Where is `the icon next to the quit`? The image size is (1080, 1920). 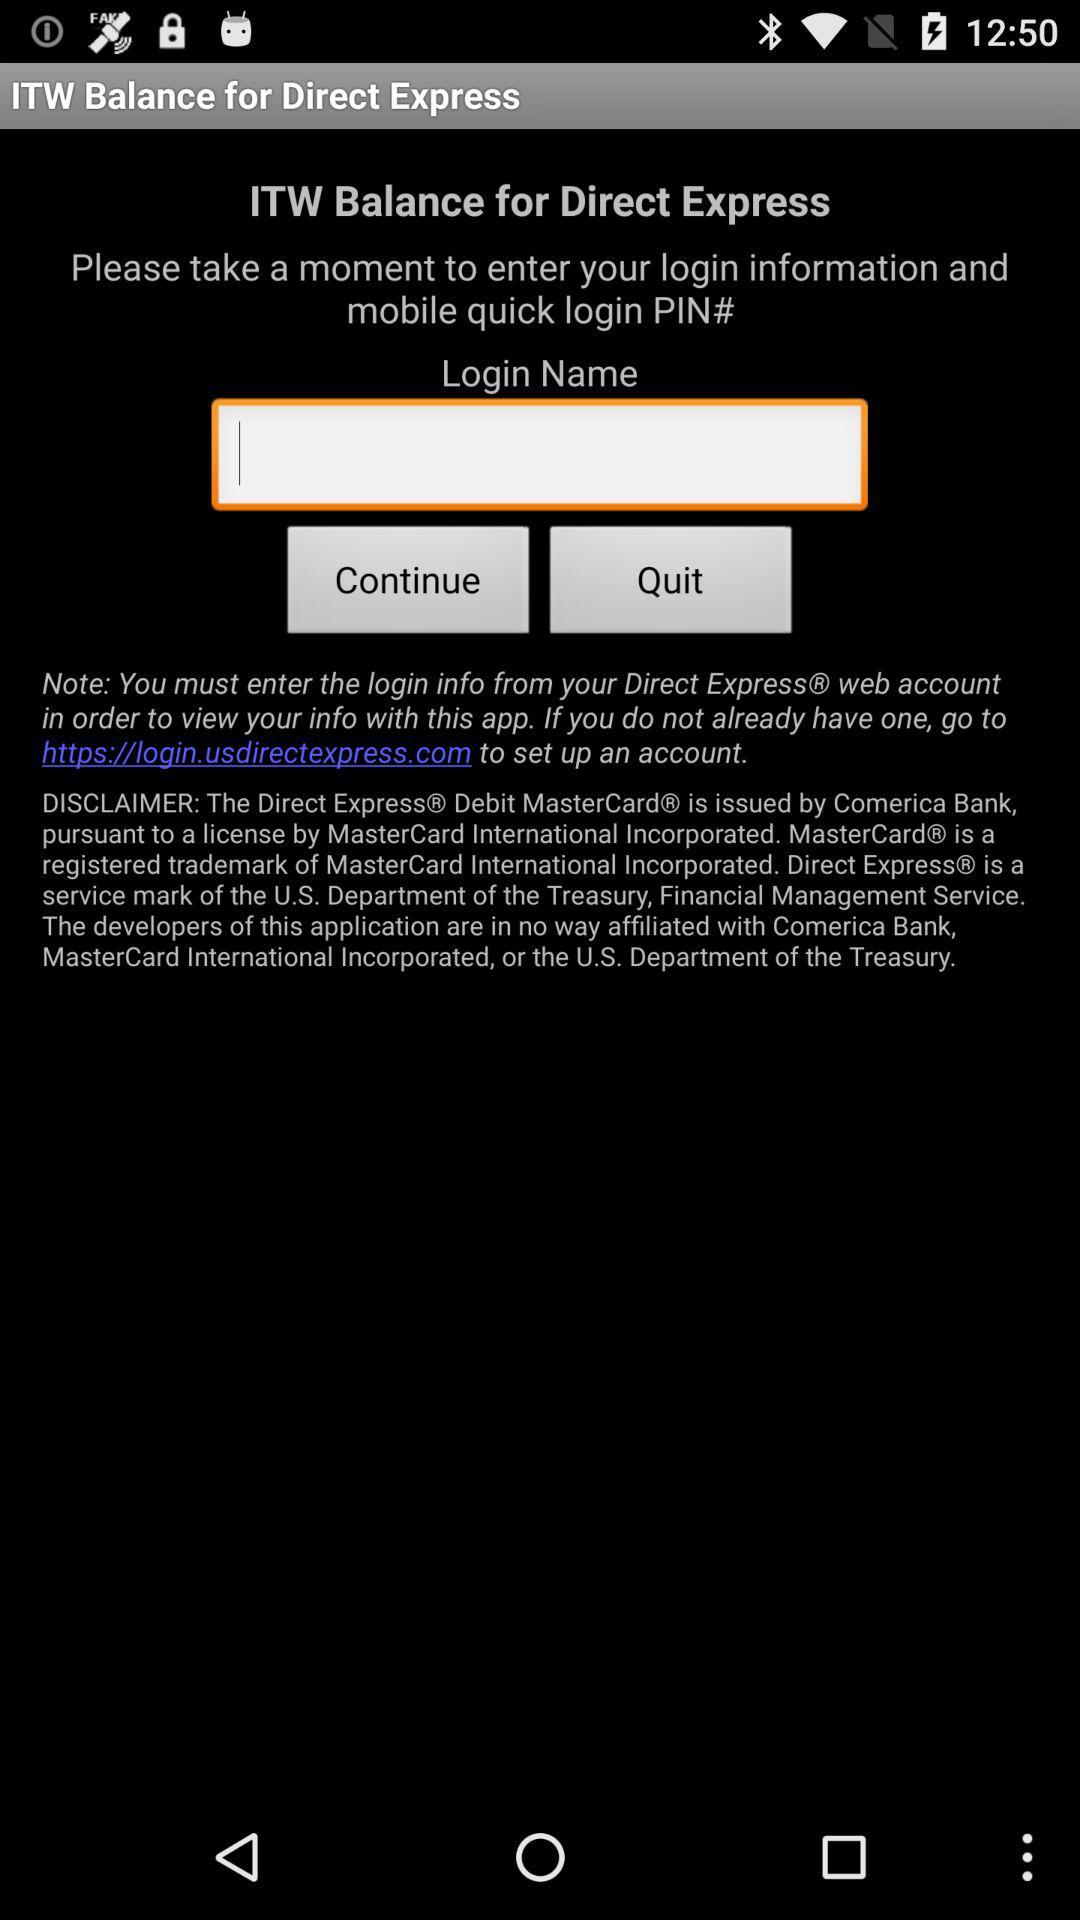 the icon next to the quit is located at coordinates (407, 584).